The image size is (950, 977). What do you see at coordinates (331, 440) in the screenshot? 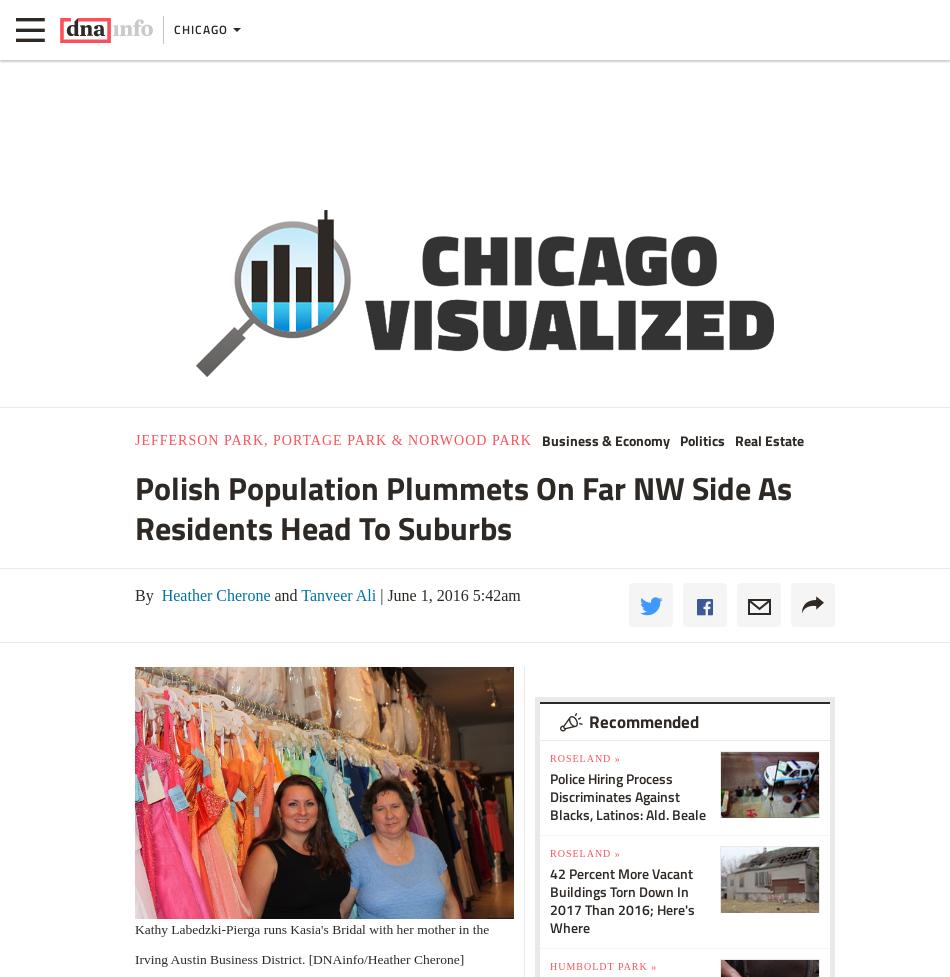
I see `'Jefferson Park, Portage Park & Norwood Park'` at bounding box center [331, 440].